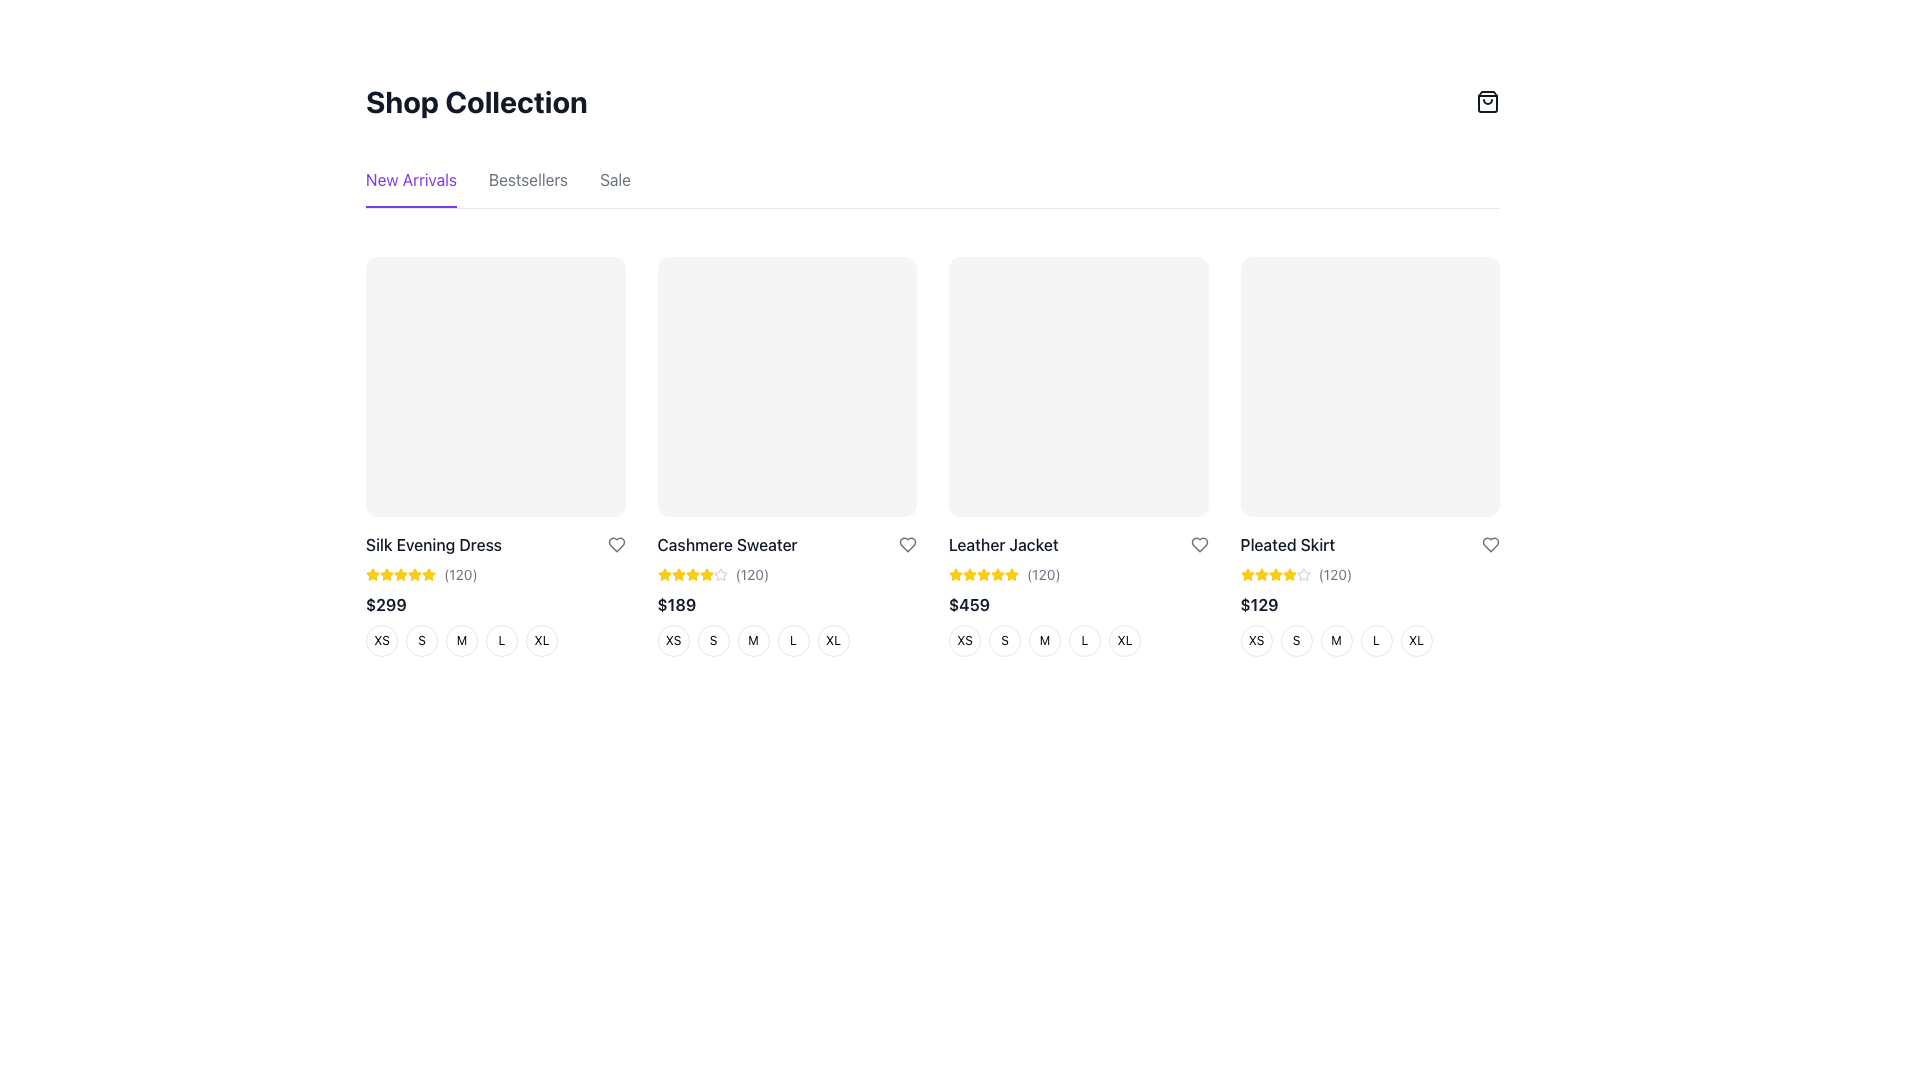  What do you see at coordinates (786, 574) in the screenshot?
I see `the stars in the Rating with stats display located beneath the 'Cashmere Sweater' product name and above the price '$189.'` at bounding box center [786, 574].